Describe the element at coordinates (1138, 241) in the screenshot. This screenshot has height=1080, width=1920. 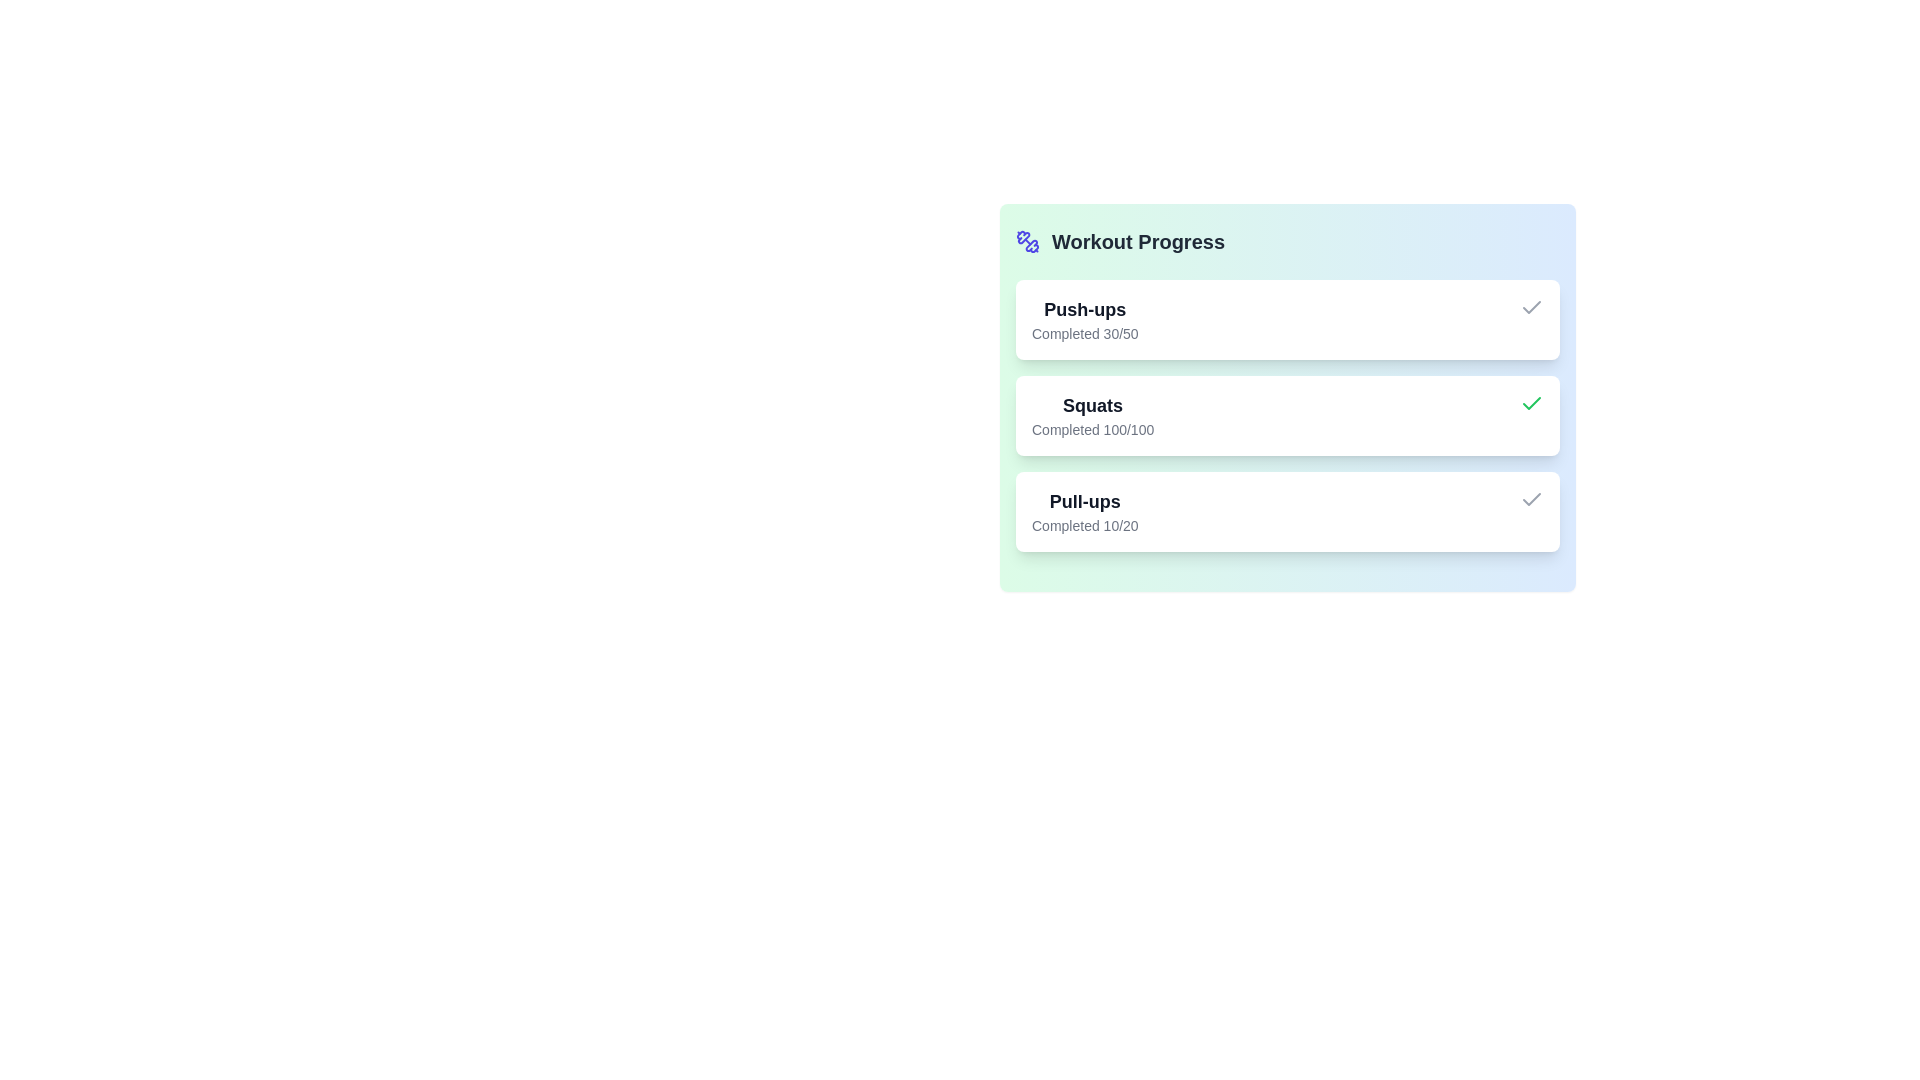
I see `the static text heading or label that serves as the title for the workout-related metrics section, located near the top-left corner of the panel` at that location.